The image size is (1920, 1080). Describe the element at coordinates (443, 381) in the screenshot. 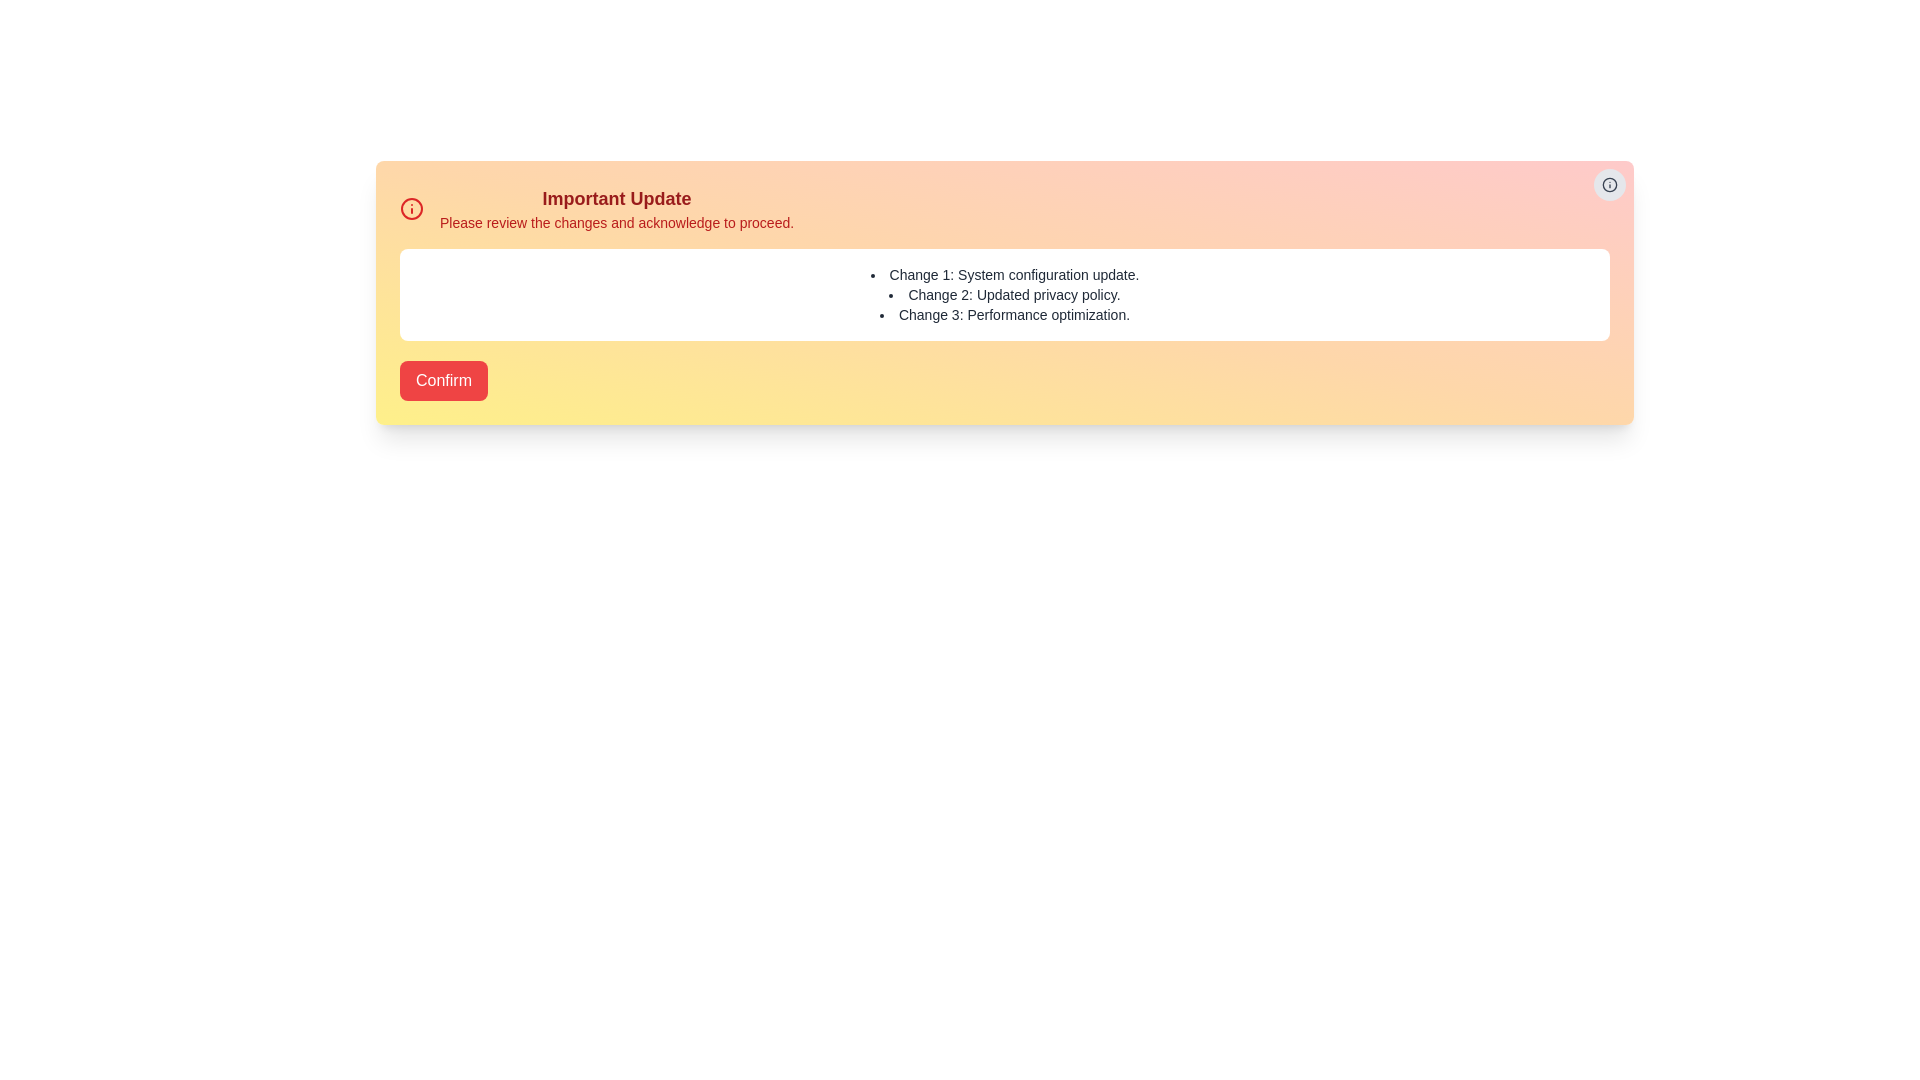

I see `Confirm button to accept the changes` at that location.